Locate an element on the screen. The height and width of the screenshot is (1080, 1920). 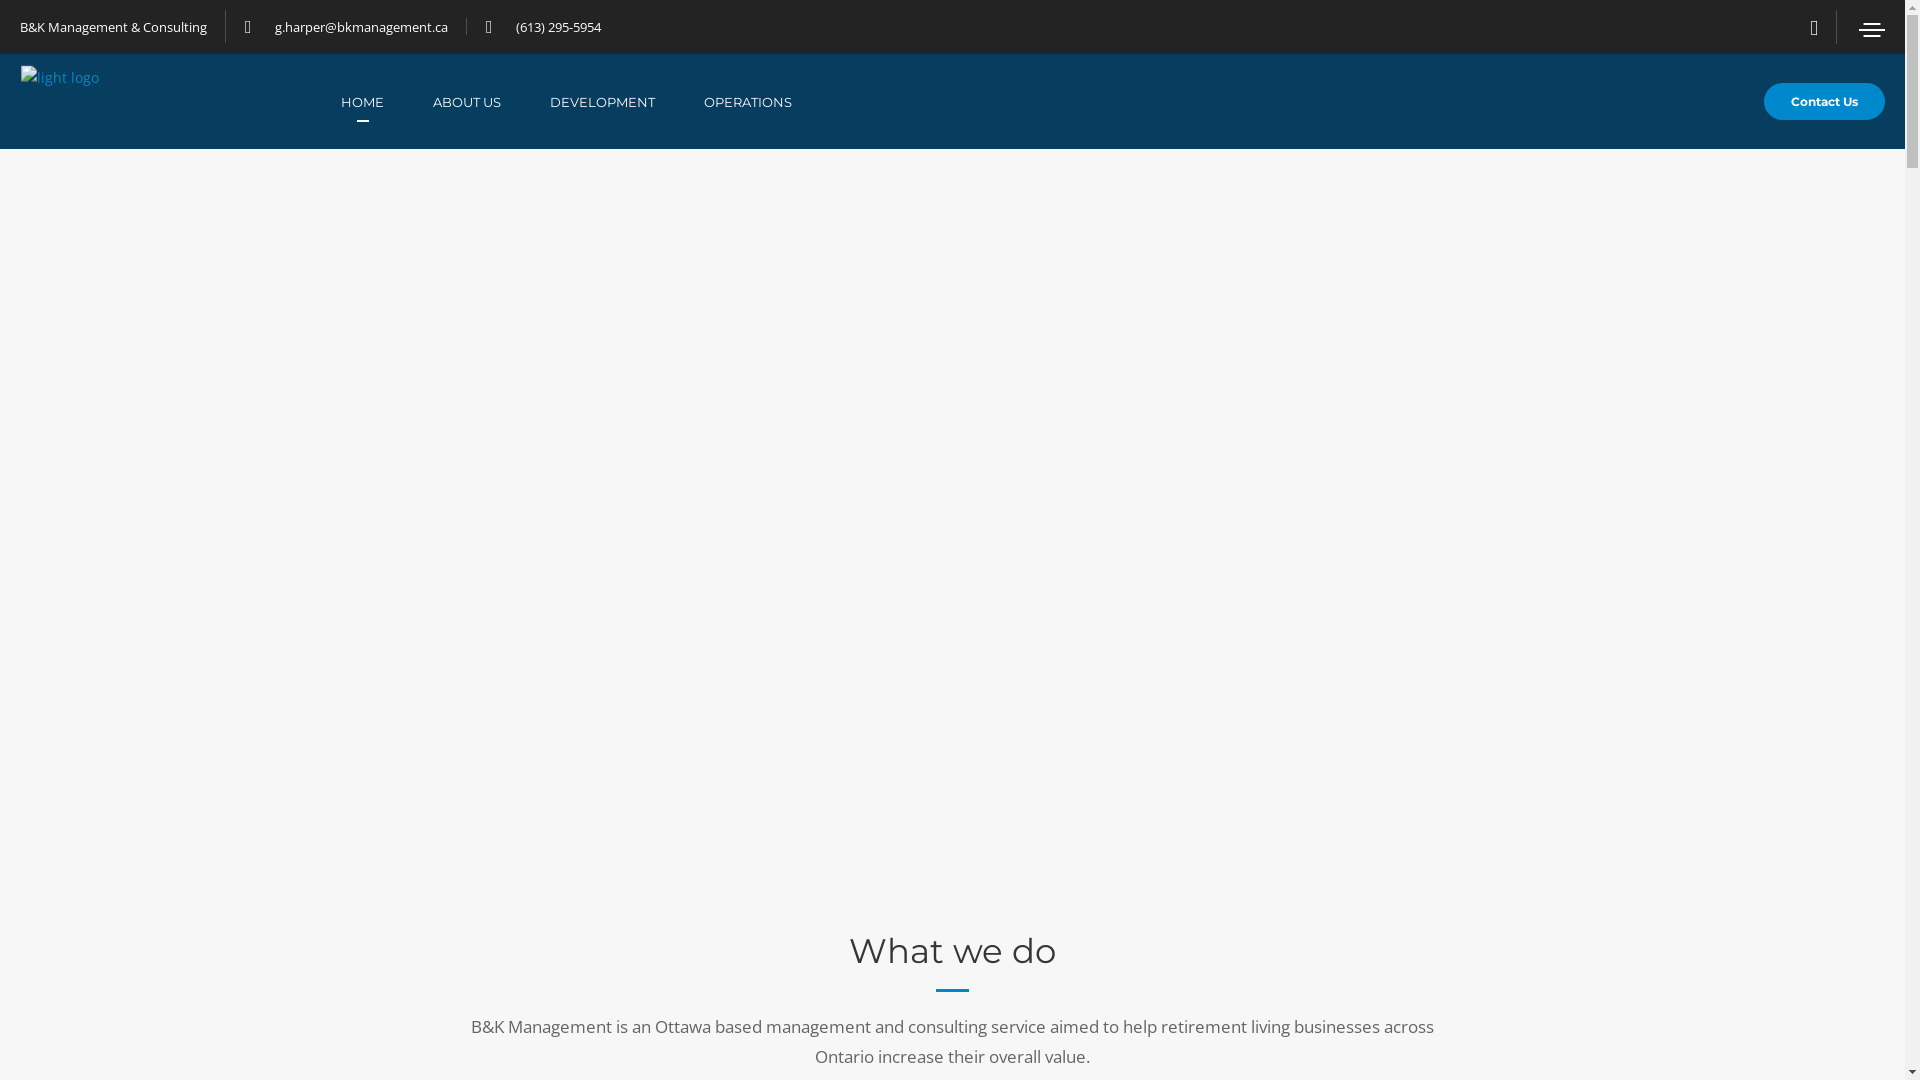
'Contact Us' is located at coordinates (1824, 101).